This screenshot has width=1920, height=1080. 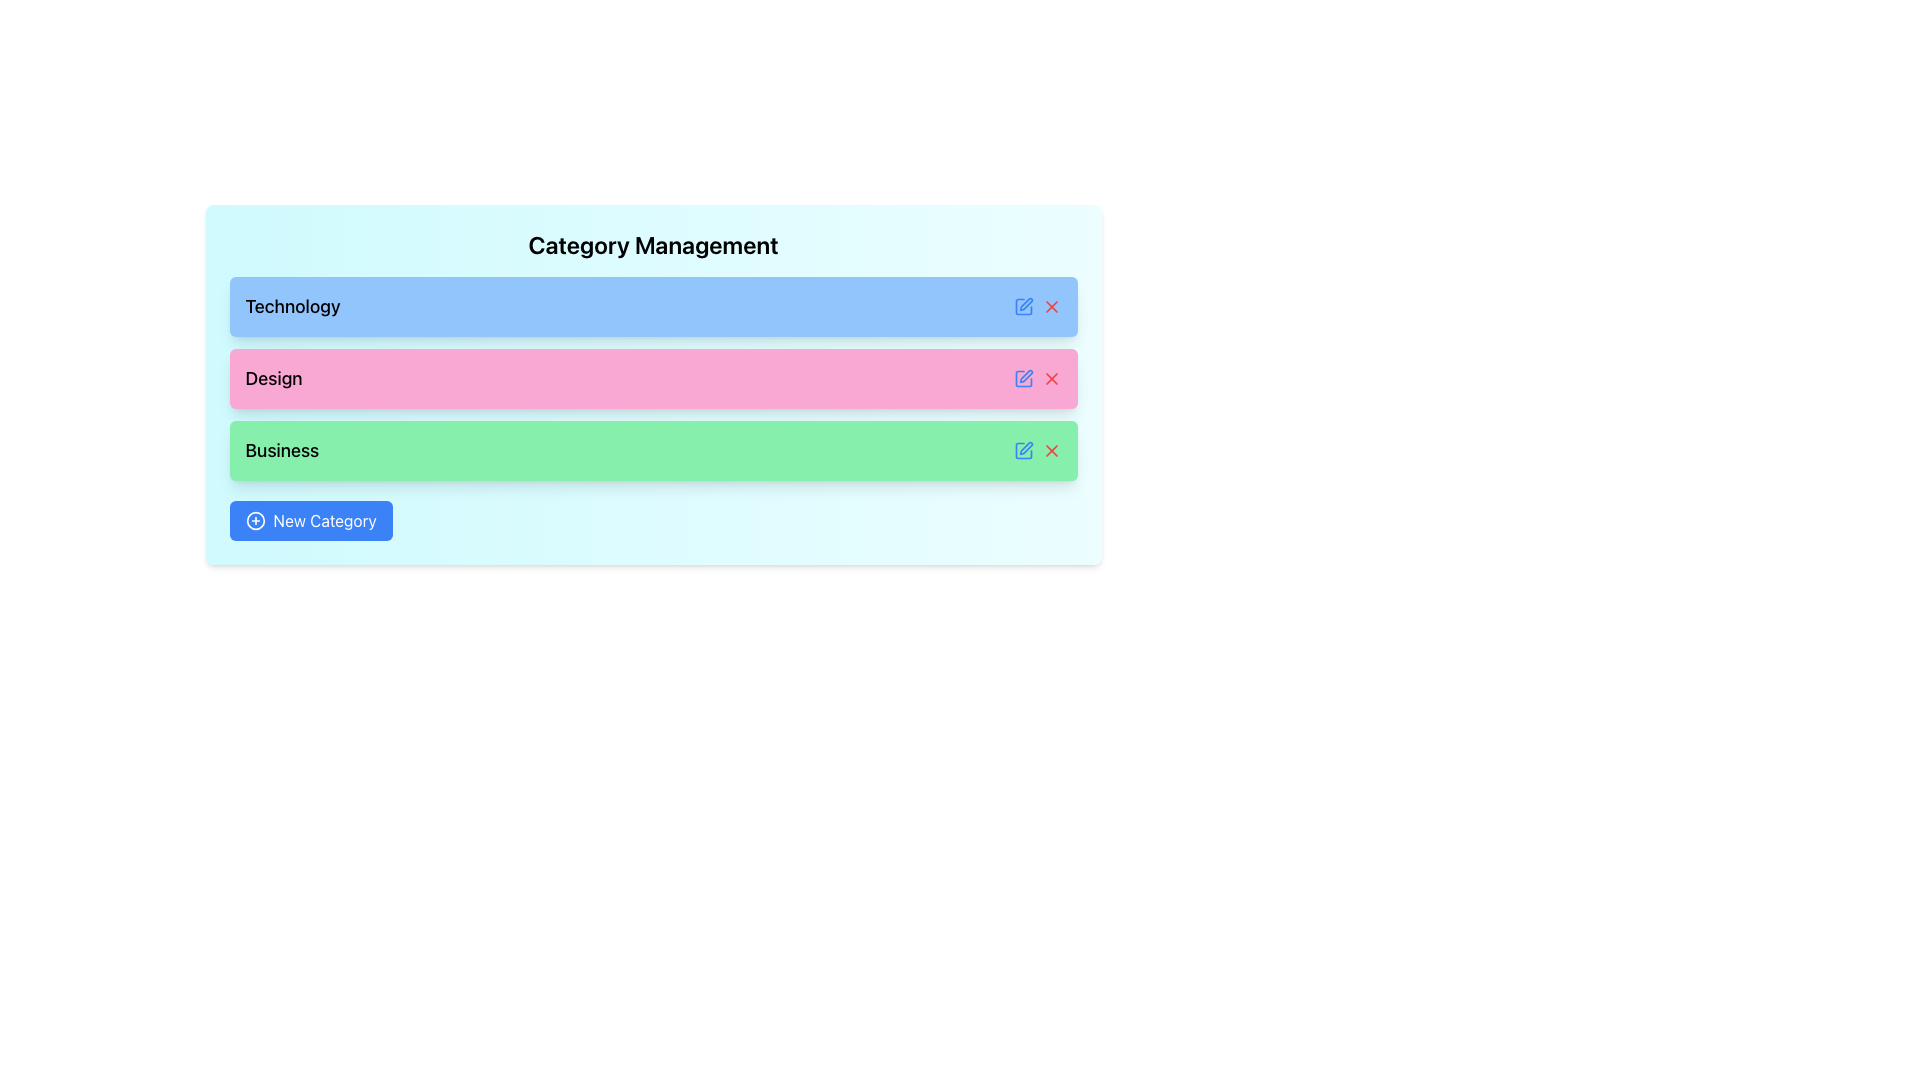 I want to click on the small SVG icon resembling an 'X' located at the right end of the pink row labeled 'Design' in the 'Category Management' section, so click(x=1050, y=378).